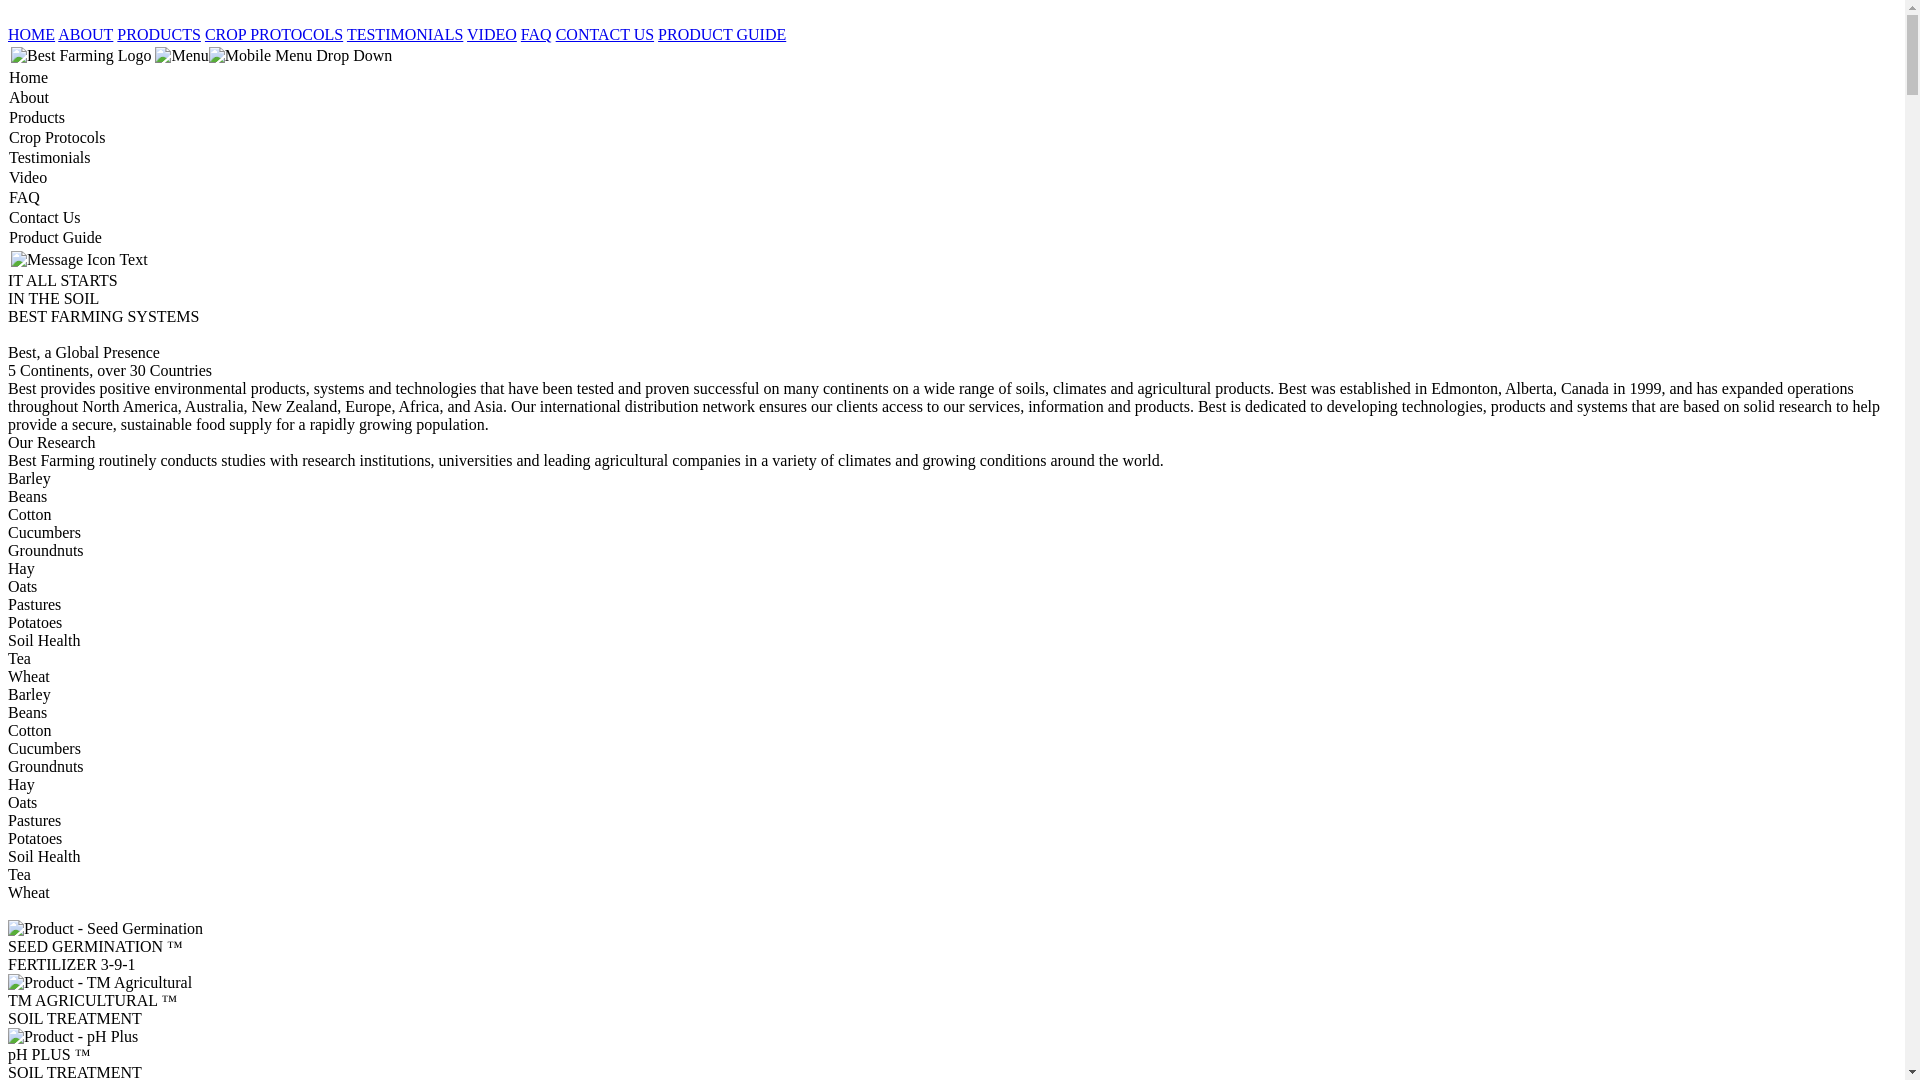 Image resolution: width=1920 pixels, height=1080 pixels. What do you see at coordinates (84, 34) in the screenshot?
I see `'ABOUT'` at bounding box center [84, 34].